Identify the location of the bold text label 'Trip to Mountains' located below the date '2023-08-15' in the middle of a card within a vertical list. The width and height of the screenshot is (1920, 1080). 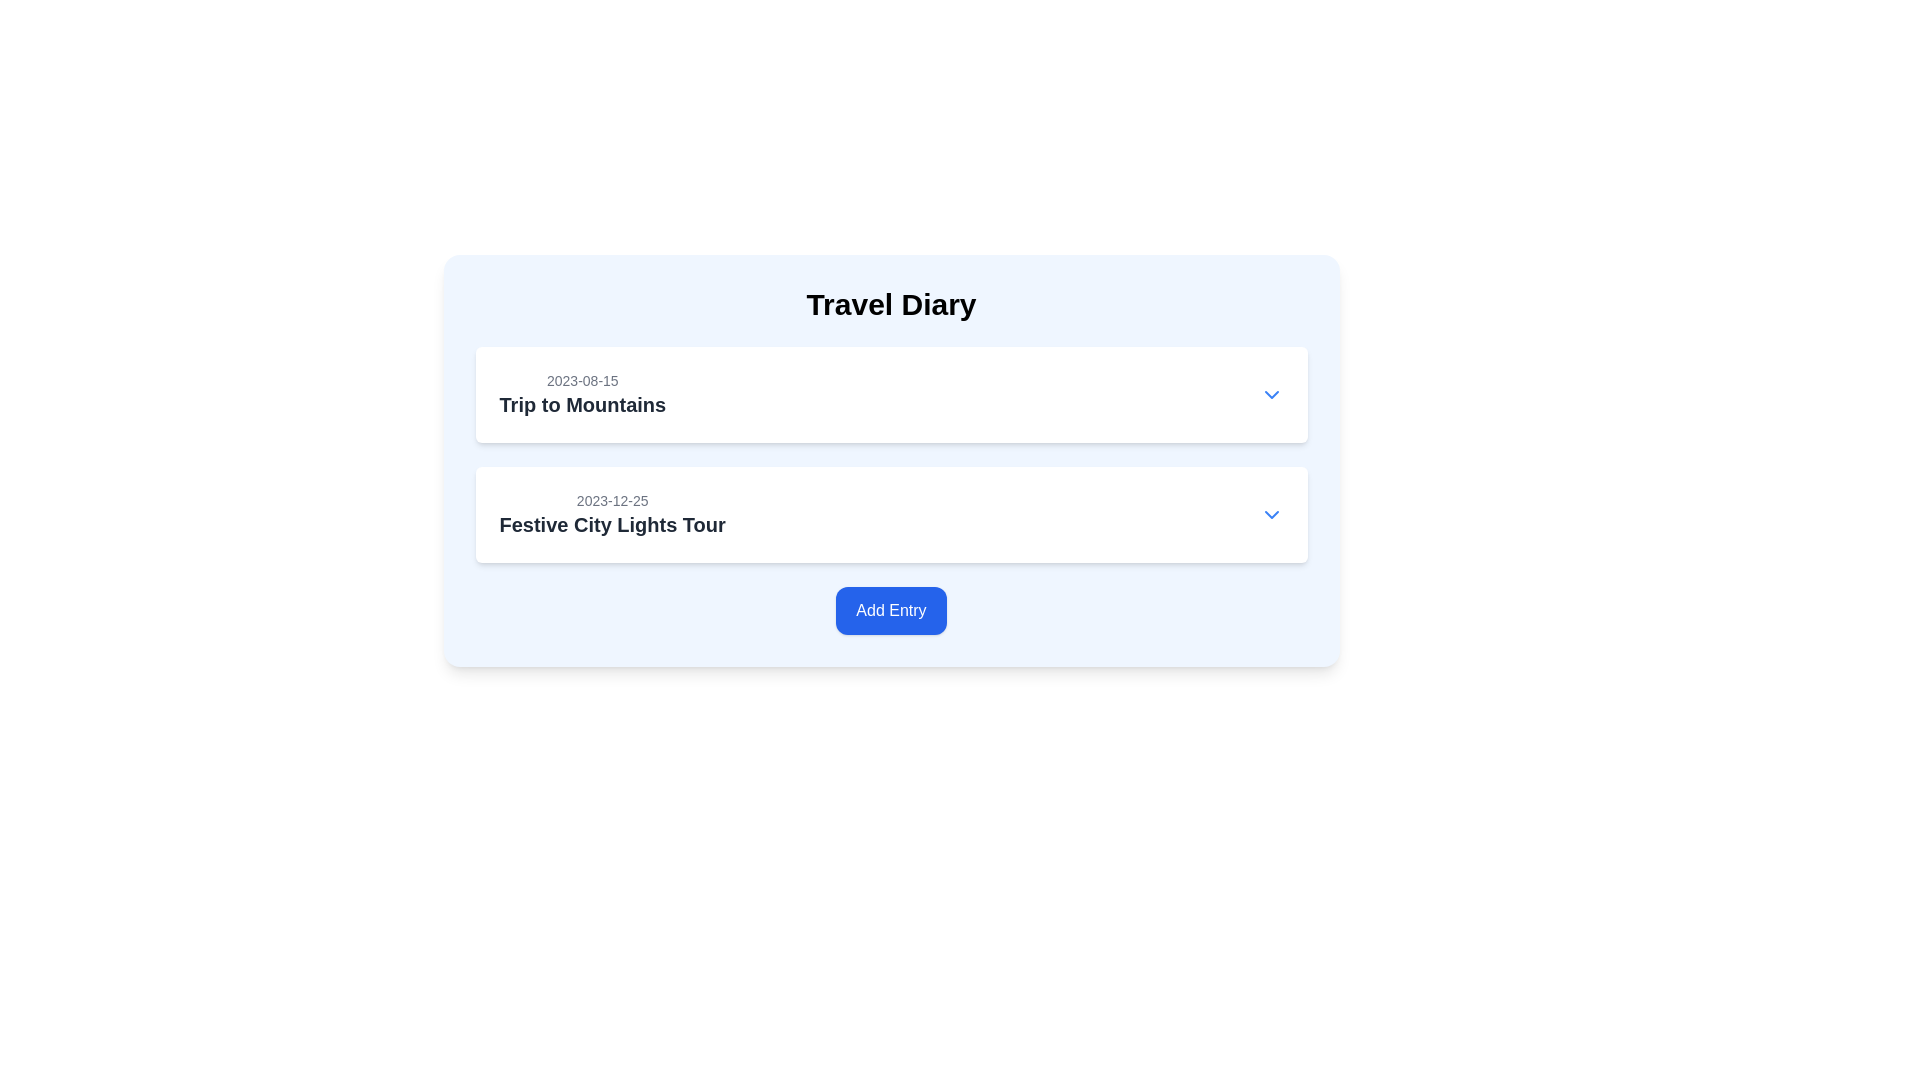
(581, 405).